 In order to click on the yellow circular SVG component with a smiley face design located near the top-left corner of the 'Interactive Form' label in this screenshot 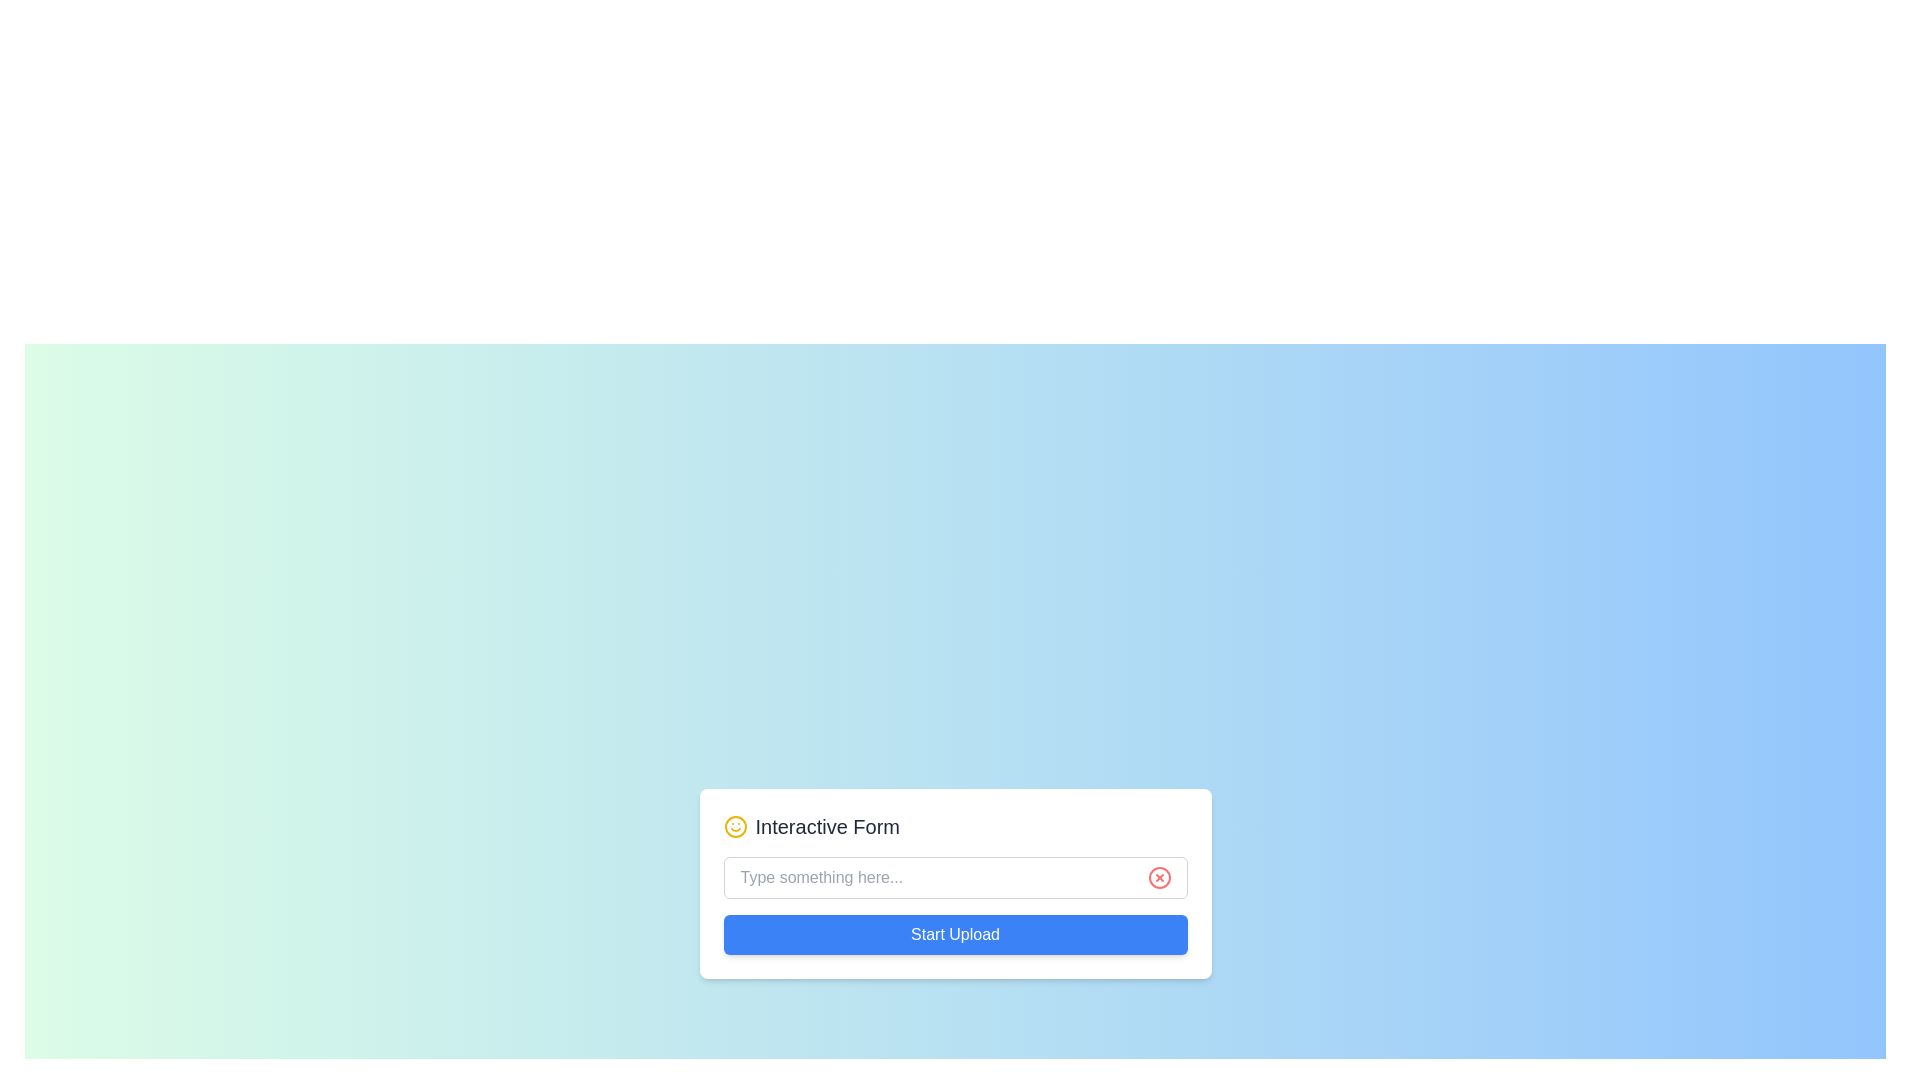, I will do `click(734, 826)`.